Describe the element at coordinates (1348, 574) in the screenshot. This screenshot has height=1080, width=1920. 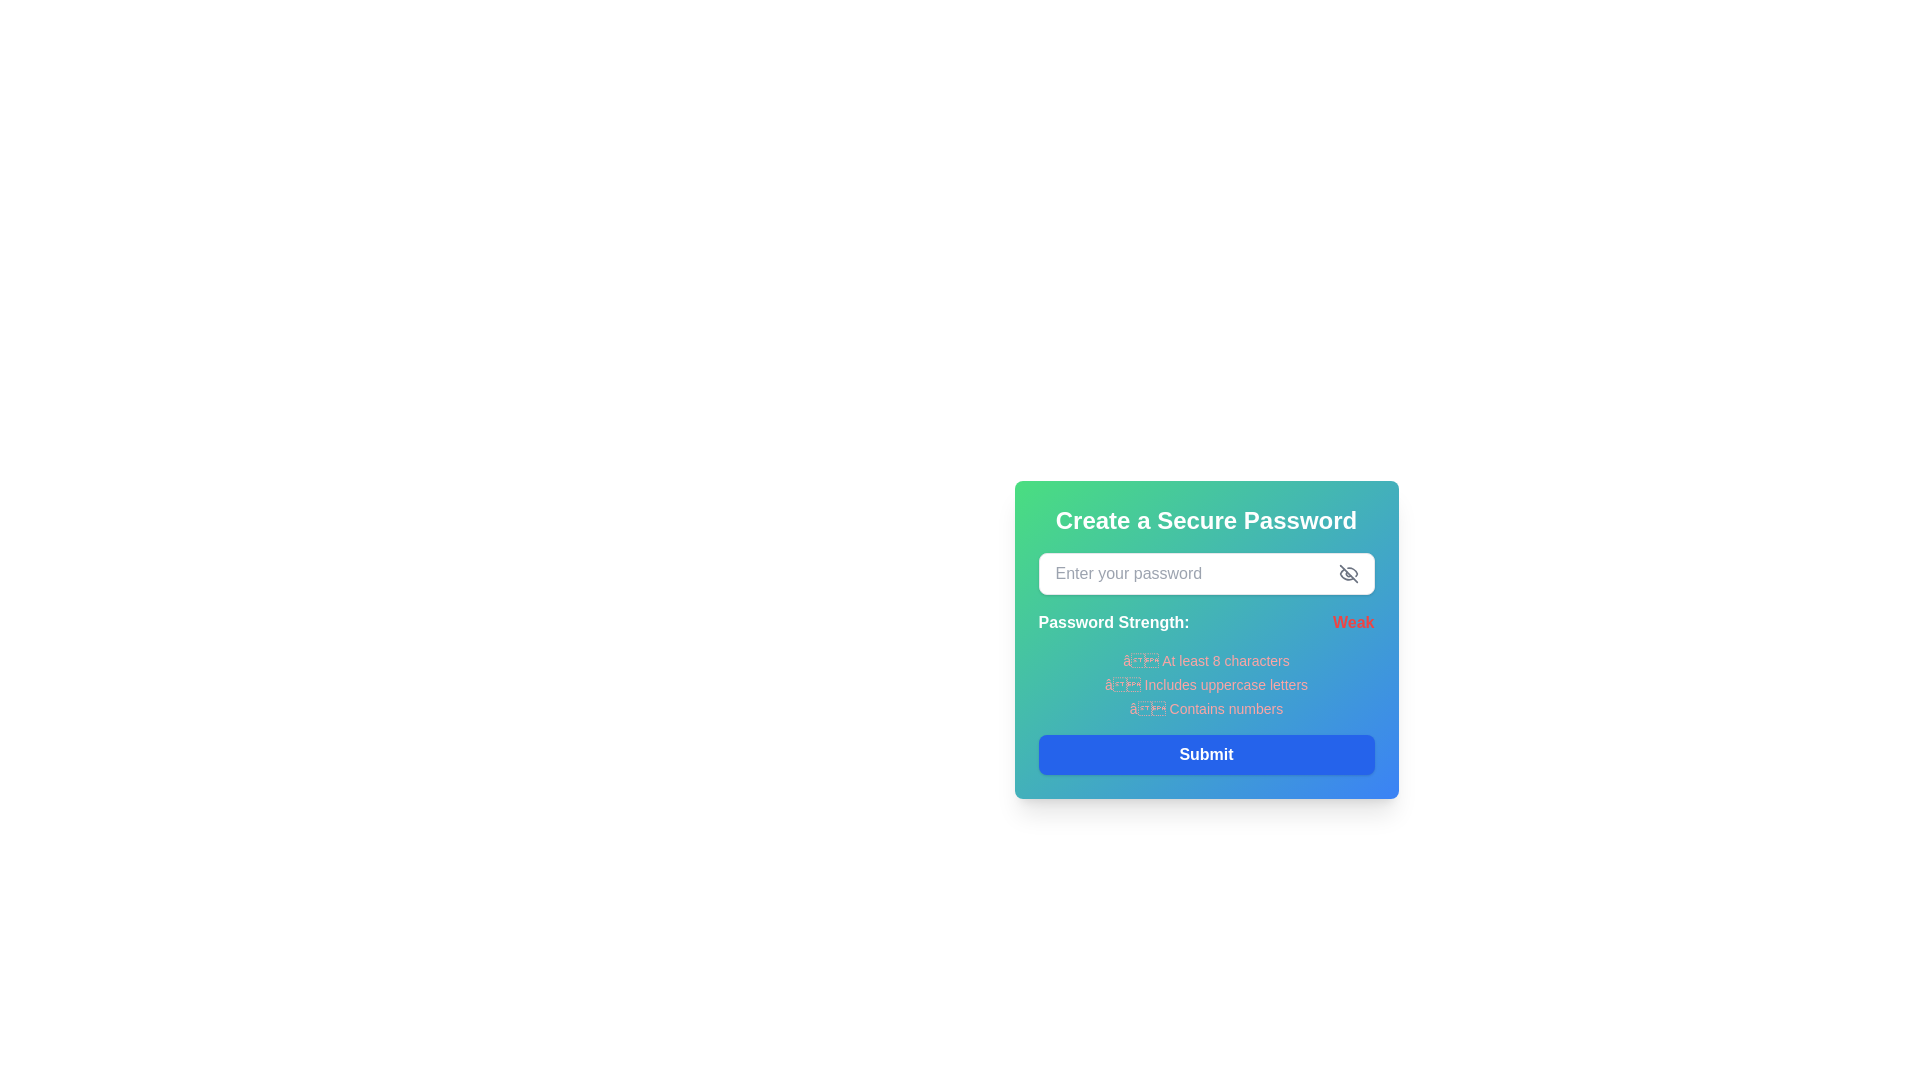
I see `the 'visibility off' icon resembling an eye with a diagonal line crossing it, located at the far-right side of the password input field` at that location.